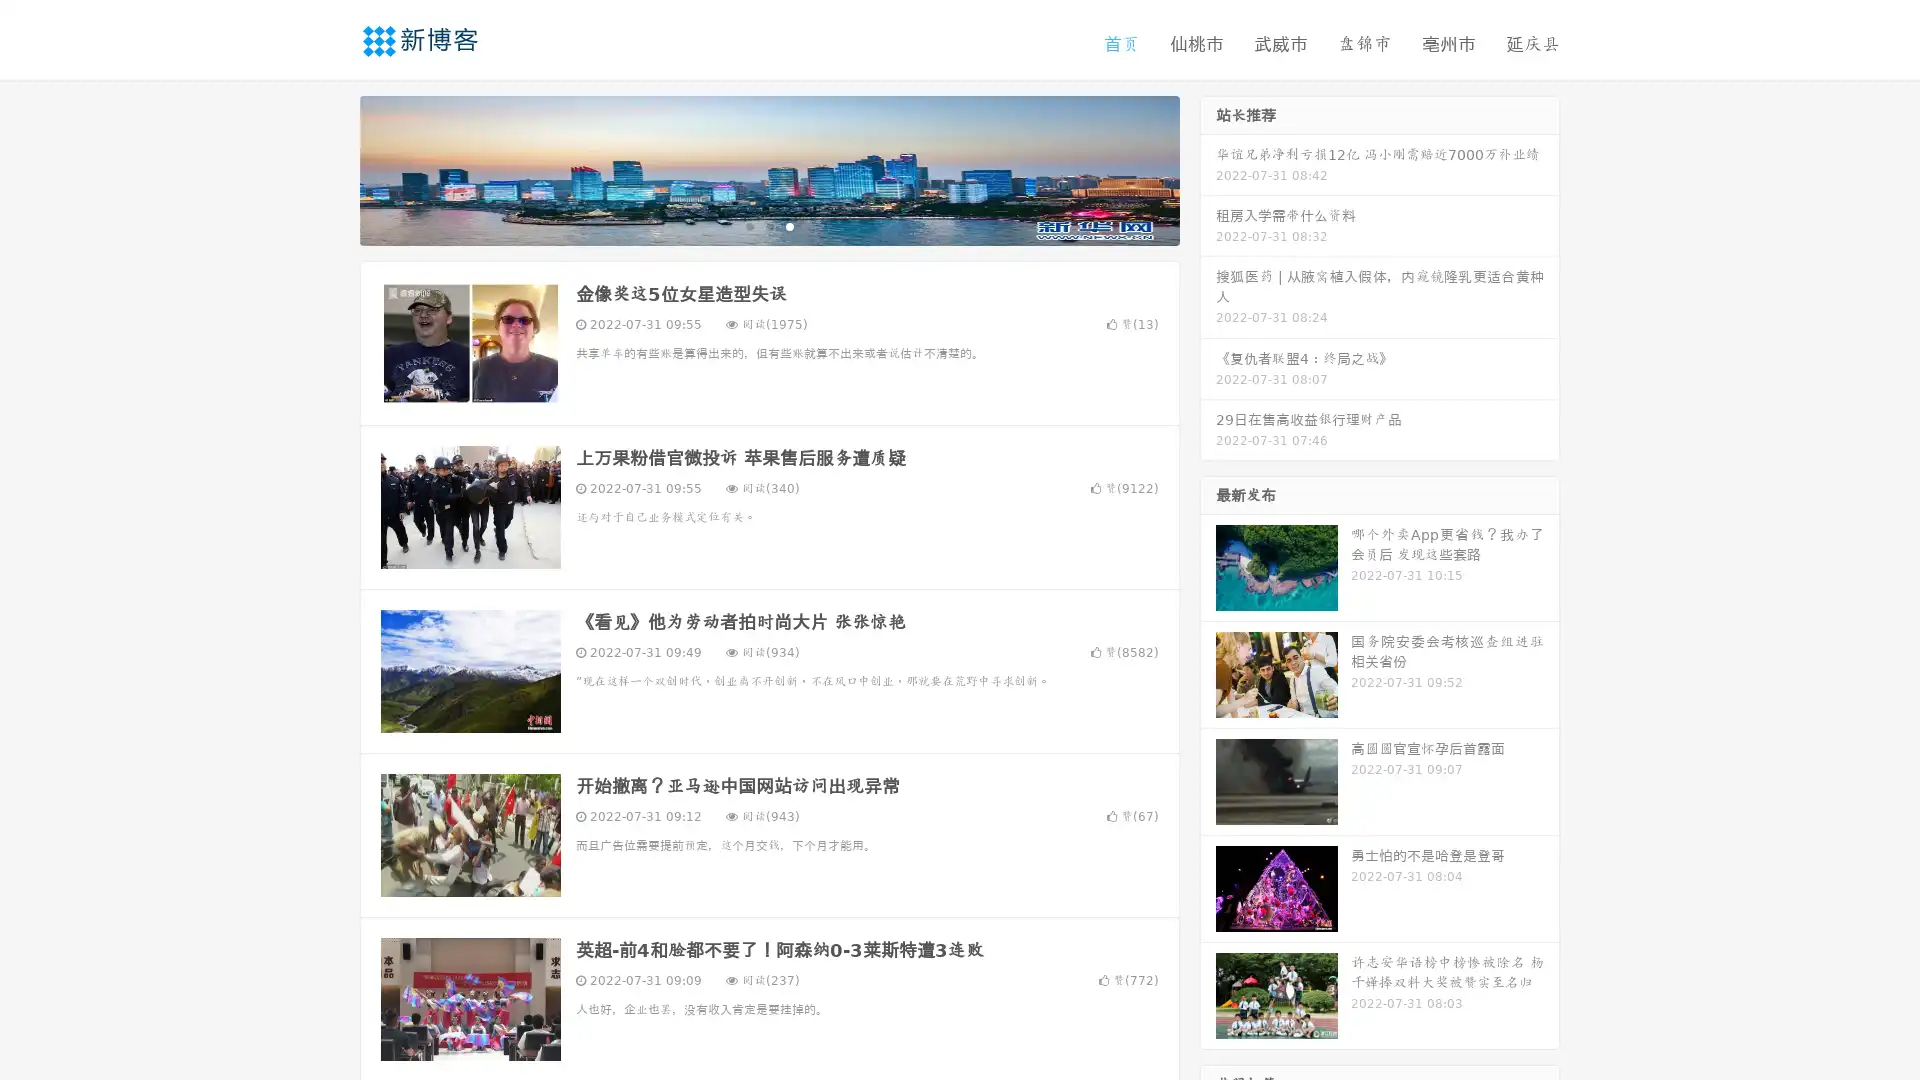 The image size is (1920, 1080). I want to click on Previous slide, so click(330, 168).